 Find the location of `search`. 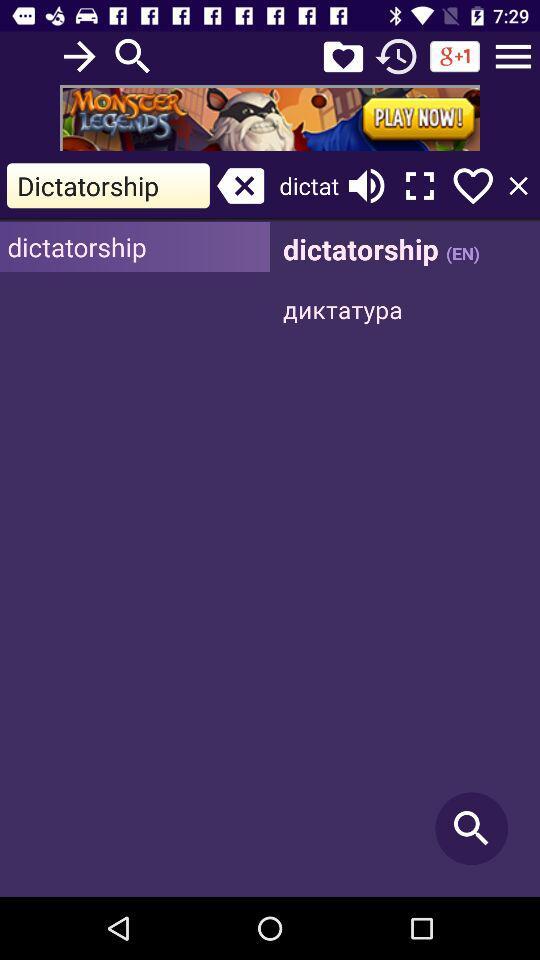

search is located at coordinates (405, 559).